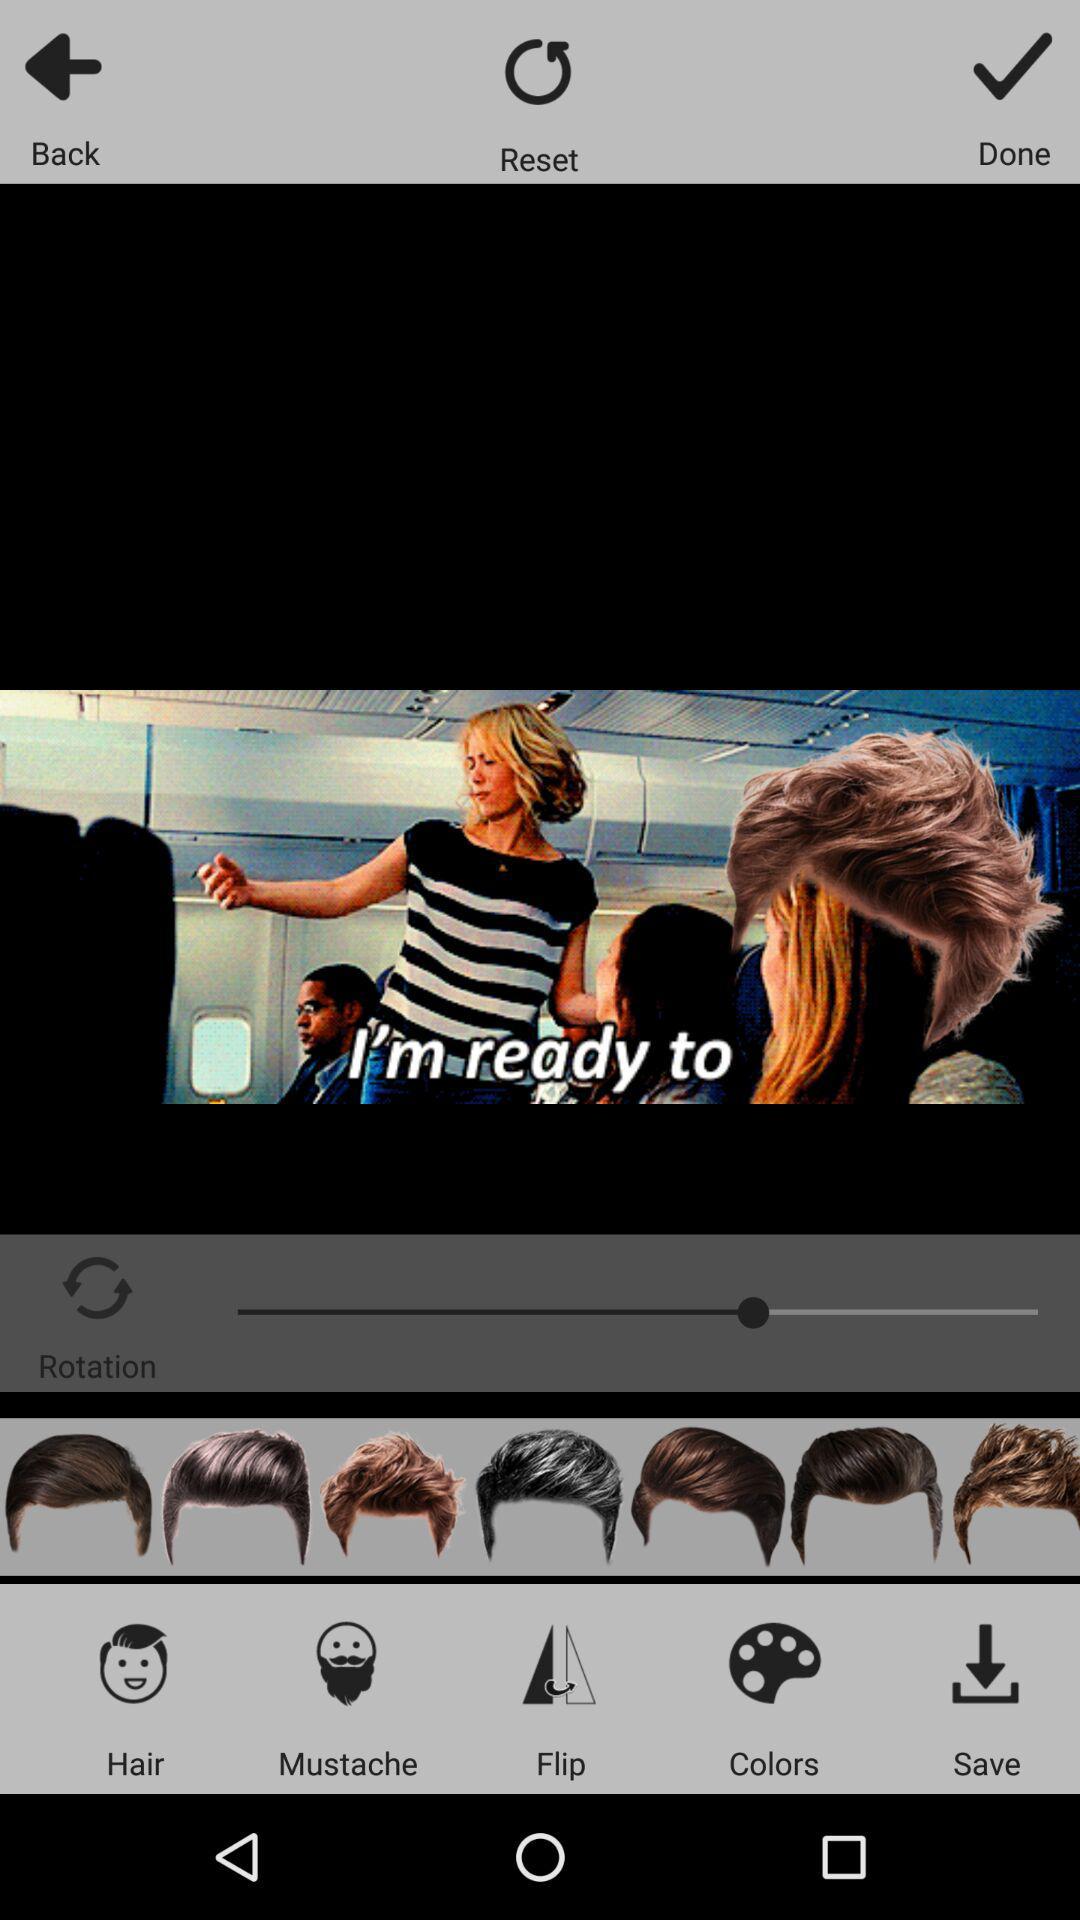 The width and height of the screenshot is (1080, 1920). I want to click on reset button, so click(538, 71).